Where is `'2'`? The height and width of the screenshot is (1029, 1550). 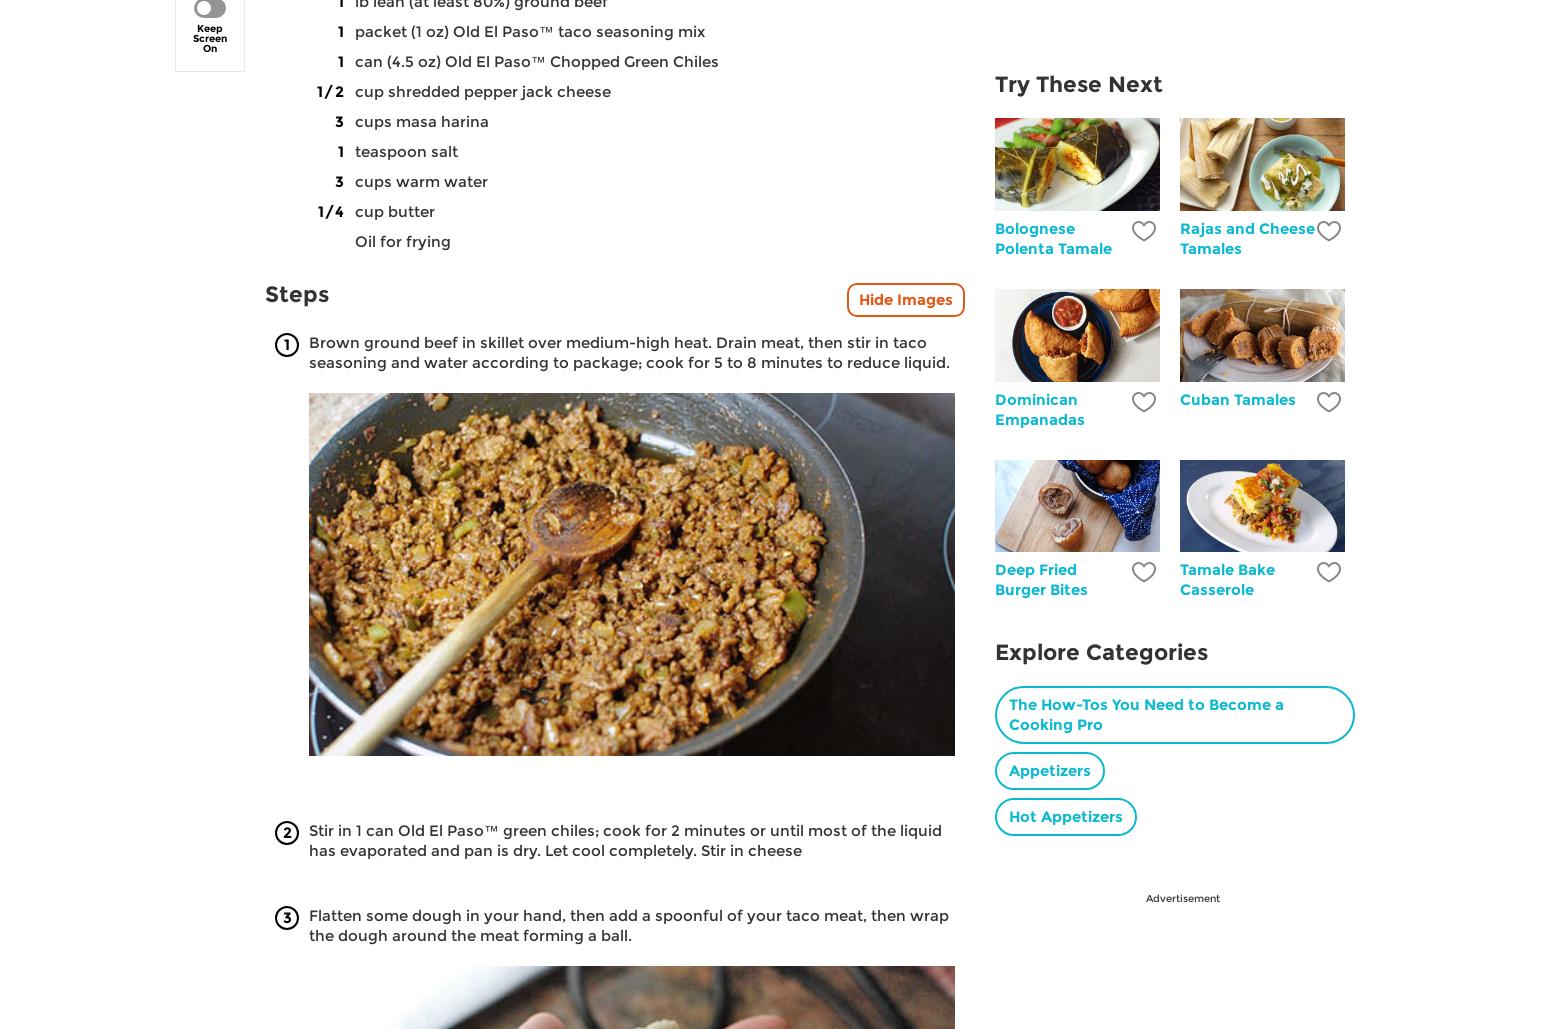
'2' is located at coordinates (286, 831).